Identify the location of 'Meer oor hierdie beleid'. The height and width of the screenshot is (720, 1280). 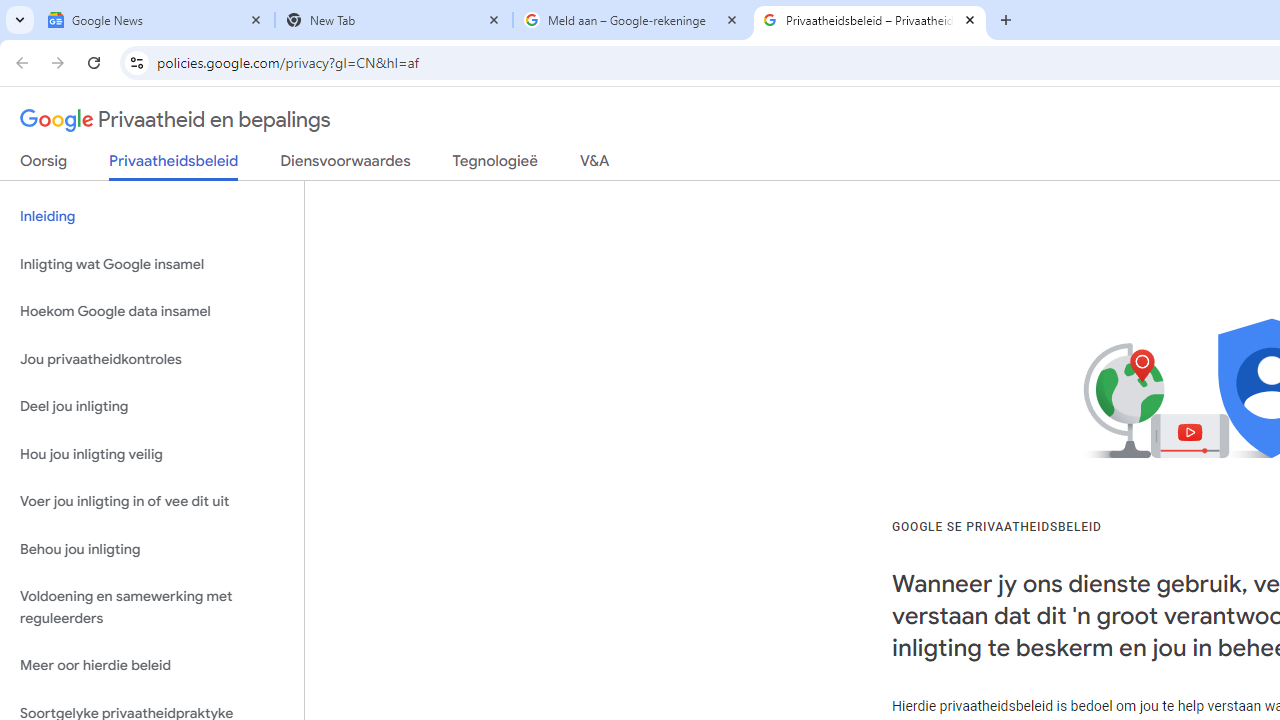
(151, 666).